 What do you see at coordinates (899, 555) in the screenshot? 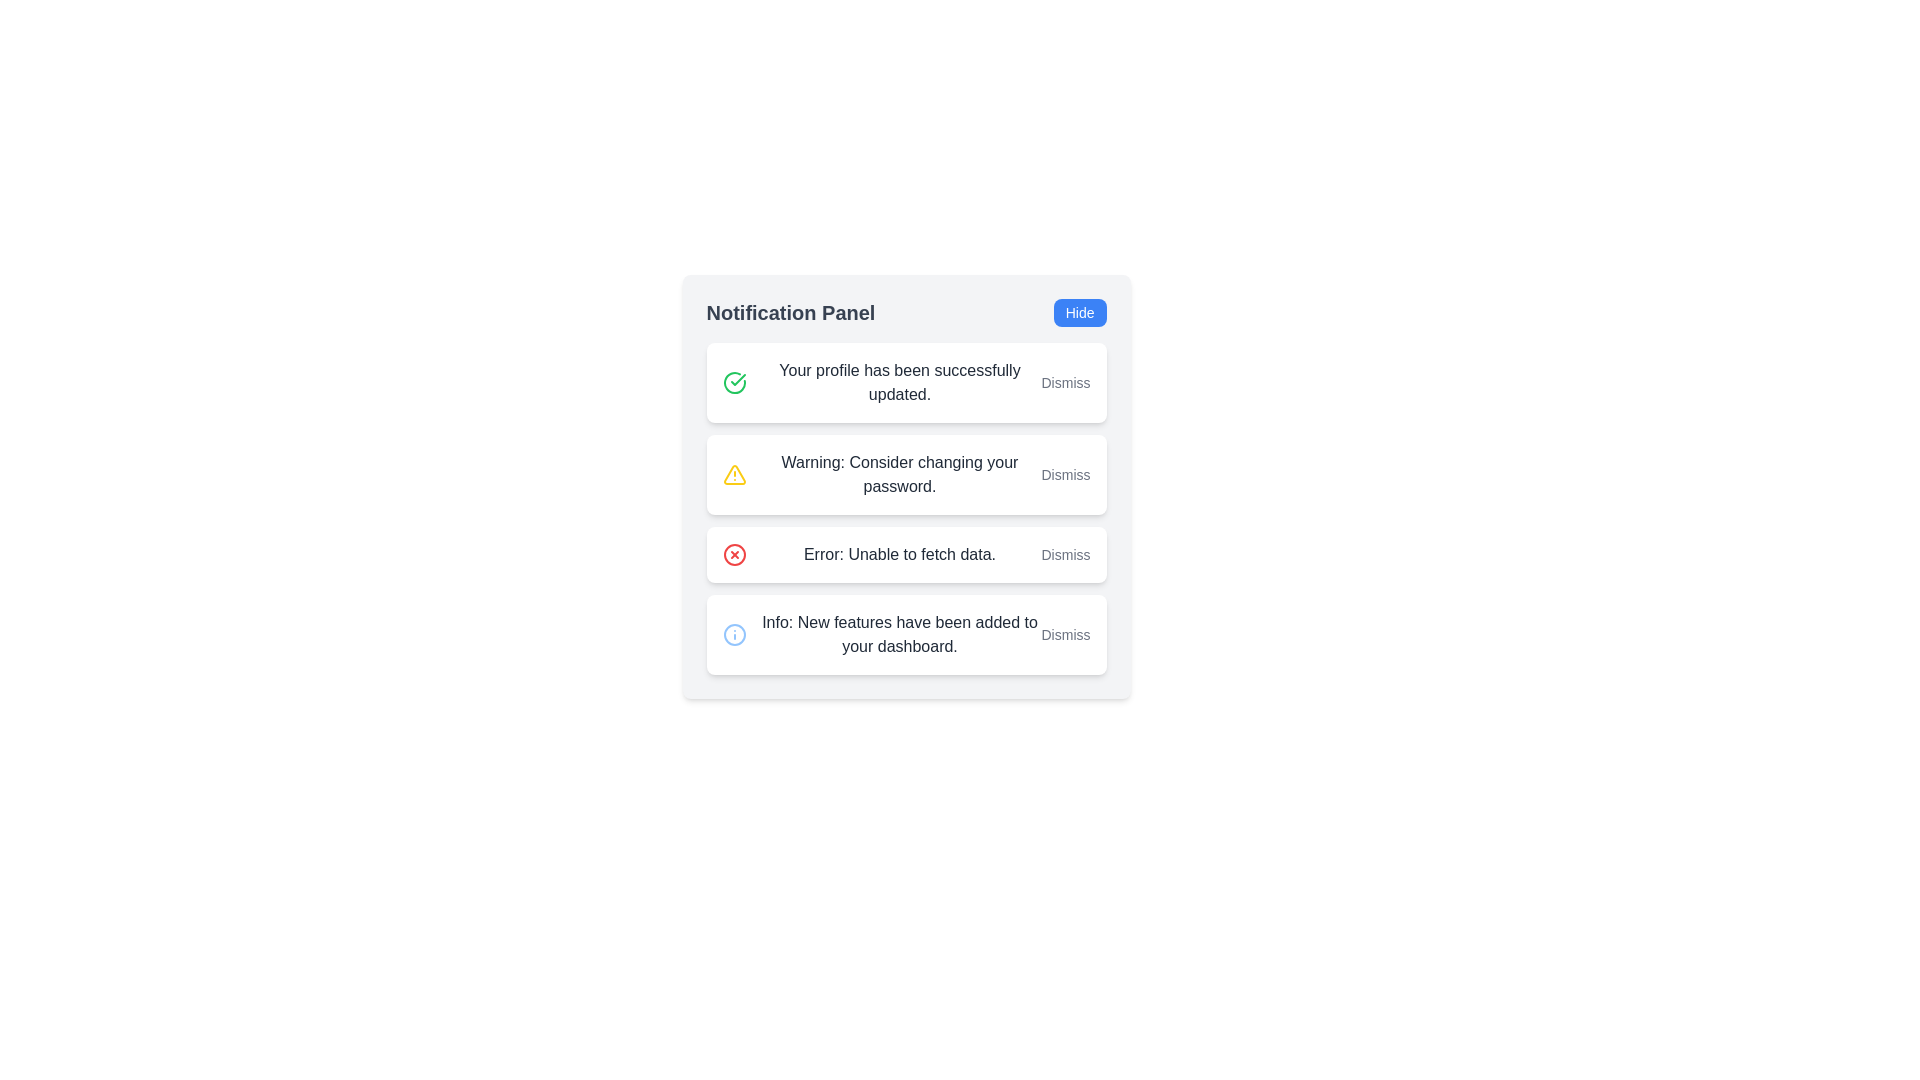
I see `error notification text content located in the notification card, which is centrally positioned between an error icon and a 'Dismiss' action` at bounding box center [899, 555].